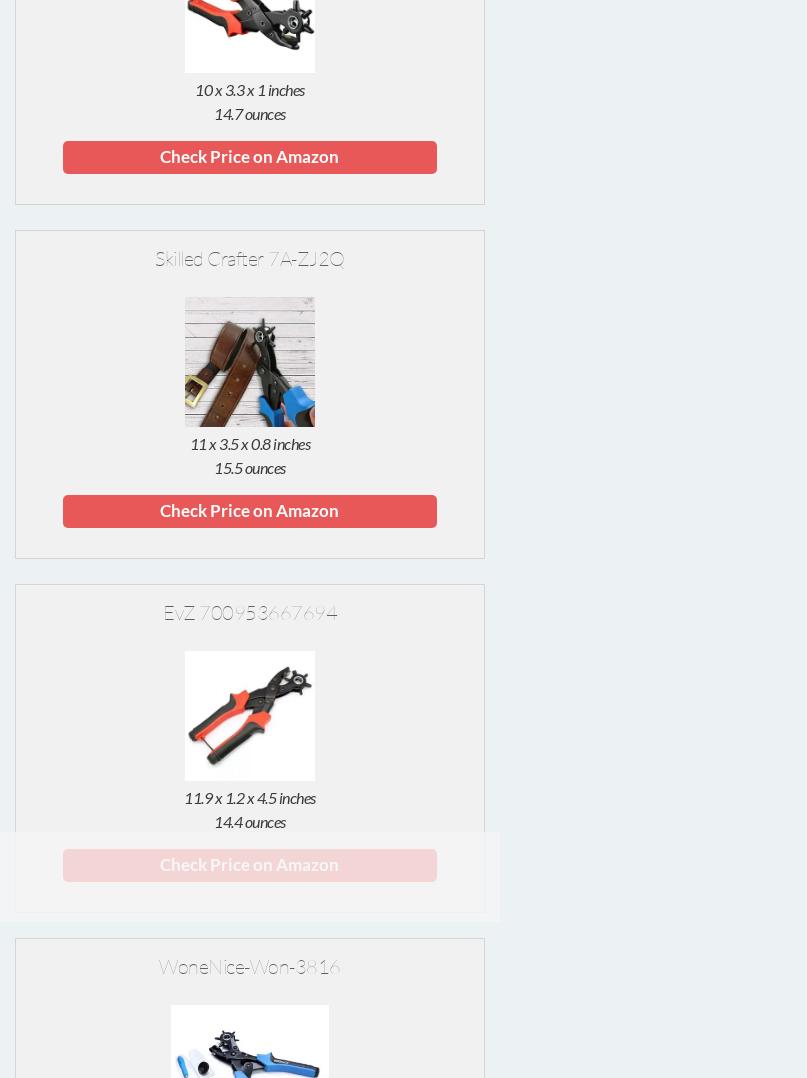 The image size is (807, 1078). Describe the element at coordinates (248, 466) in the screenshot. I see `'15.5 ounces'` at that location.